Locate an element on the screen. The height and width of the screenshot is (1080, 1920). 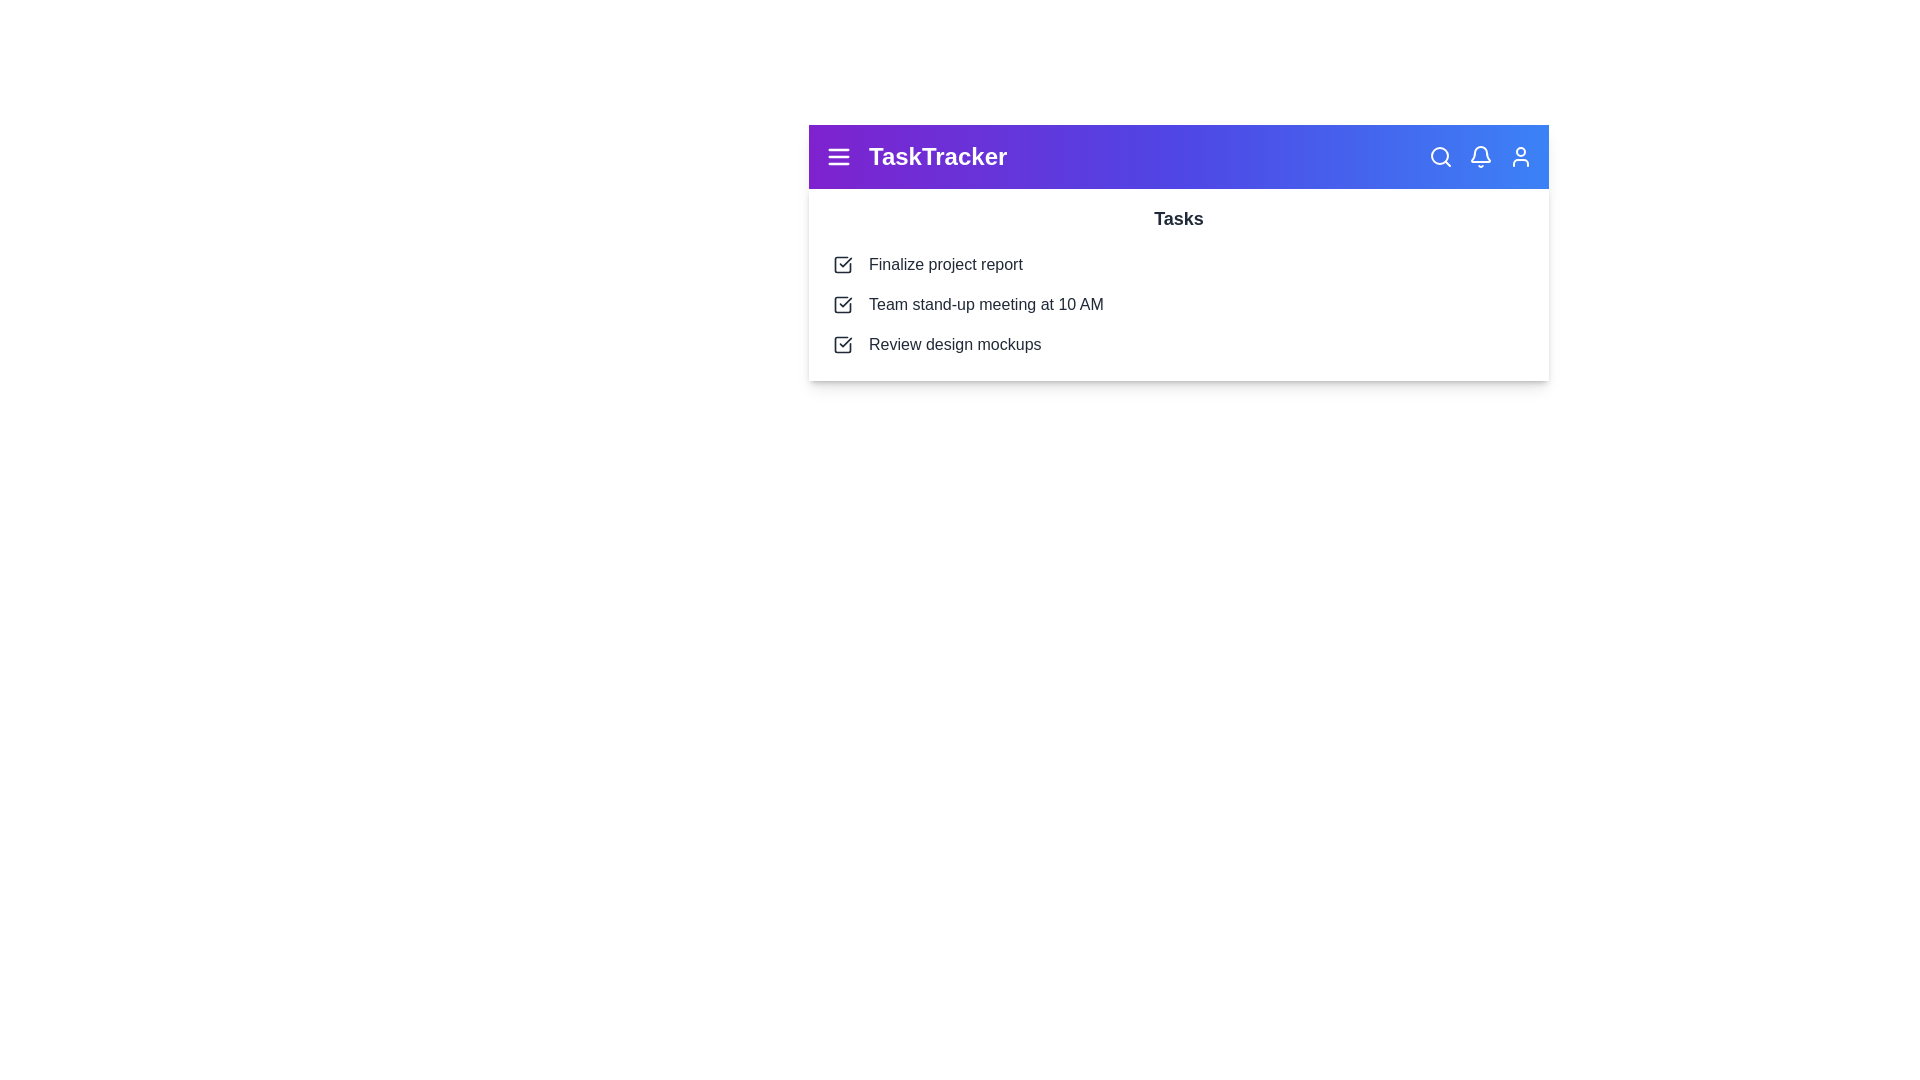
the user profile icon located at the top-right corner of the app bar is located at coordinates (1520, 156).